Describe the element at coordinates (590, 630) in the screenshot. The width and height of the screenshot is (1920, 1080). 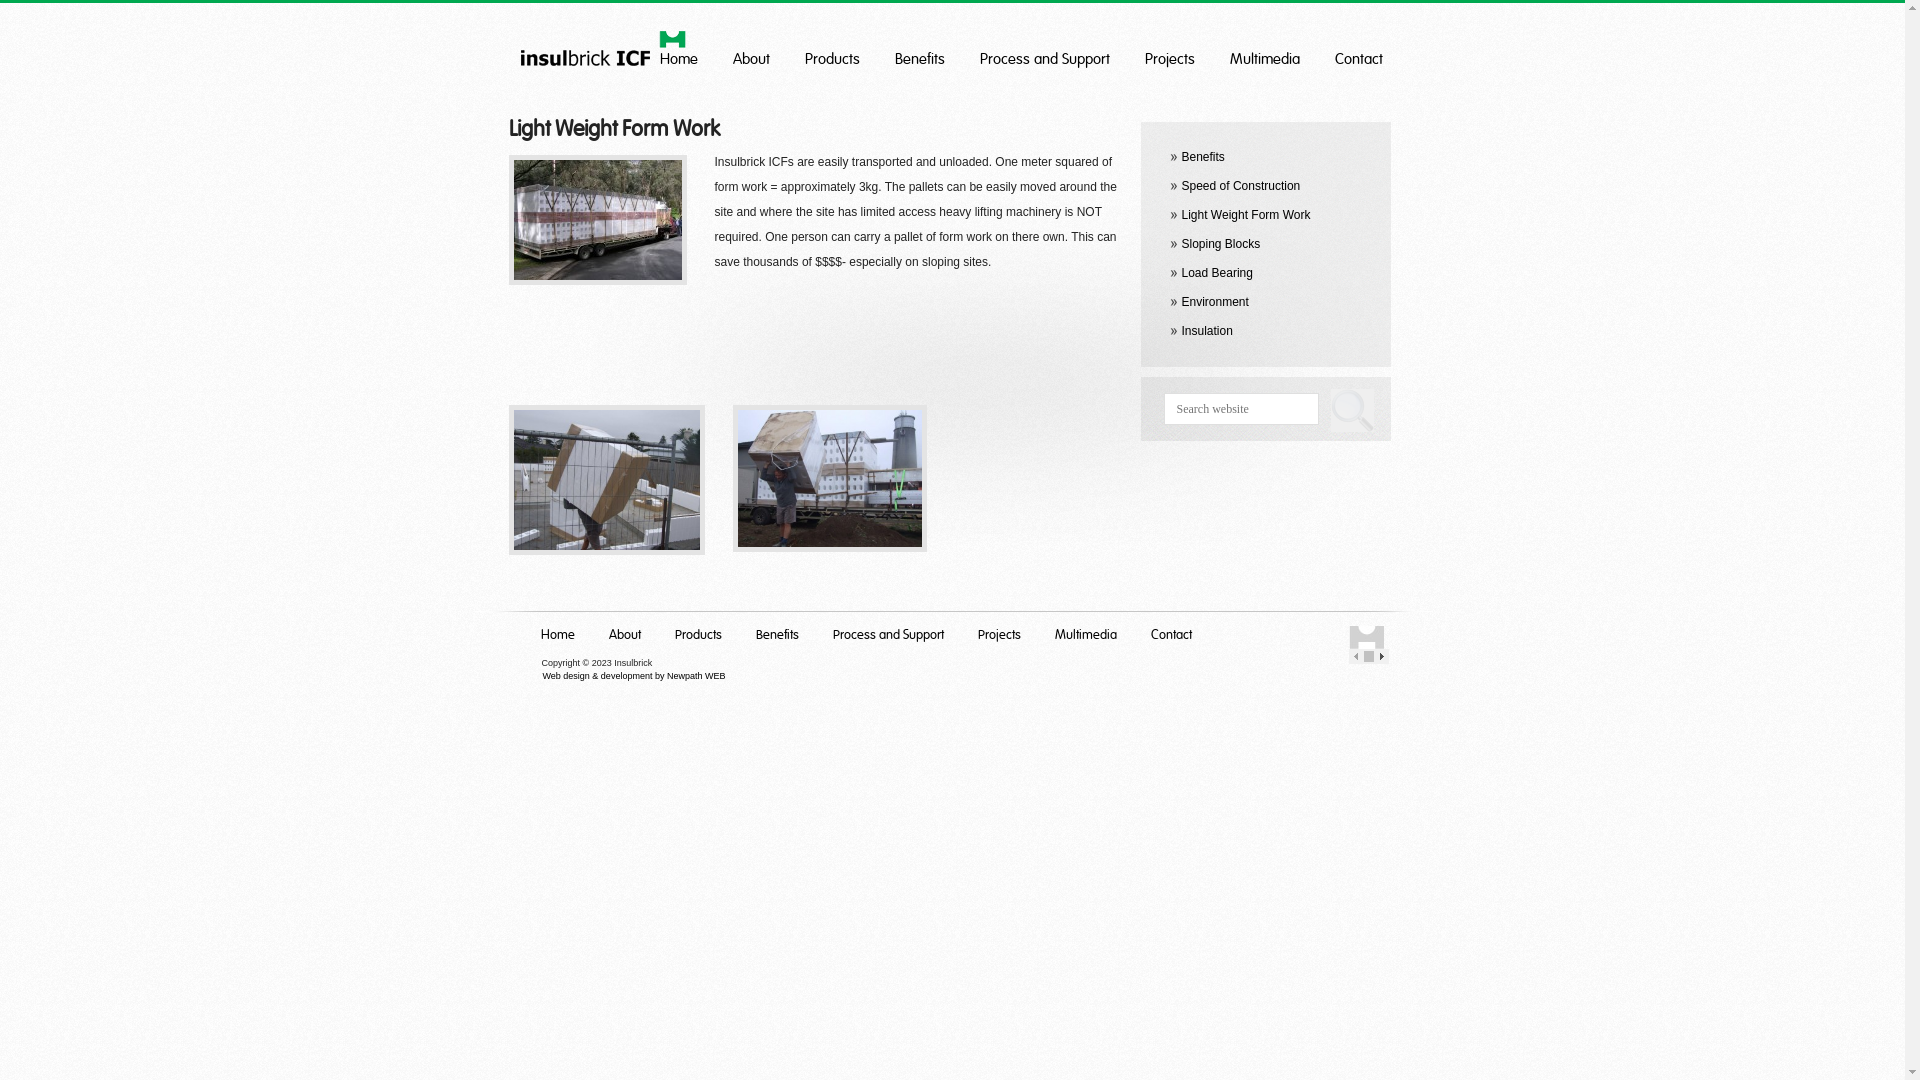
I see `'About'` at that location.